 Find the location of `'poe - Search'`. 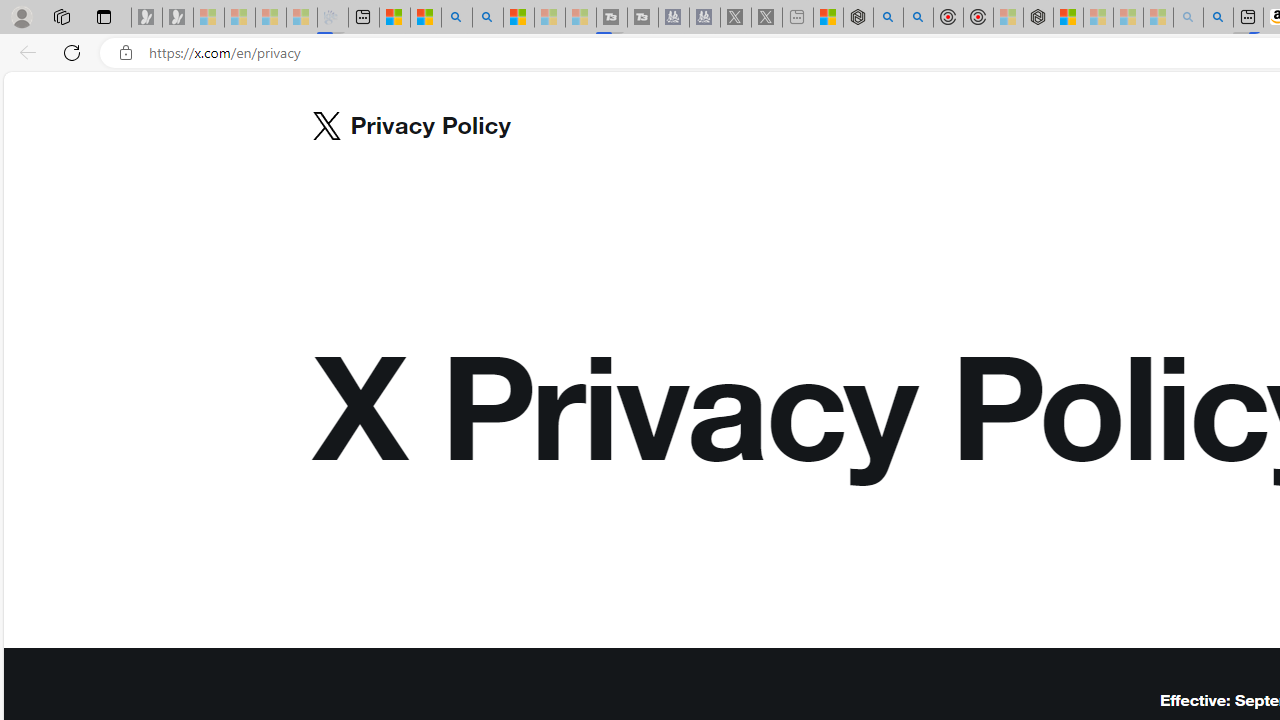

'poe - Search' is located at coordinates (887, 17).